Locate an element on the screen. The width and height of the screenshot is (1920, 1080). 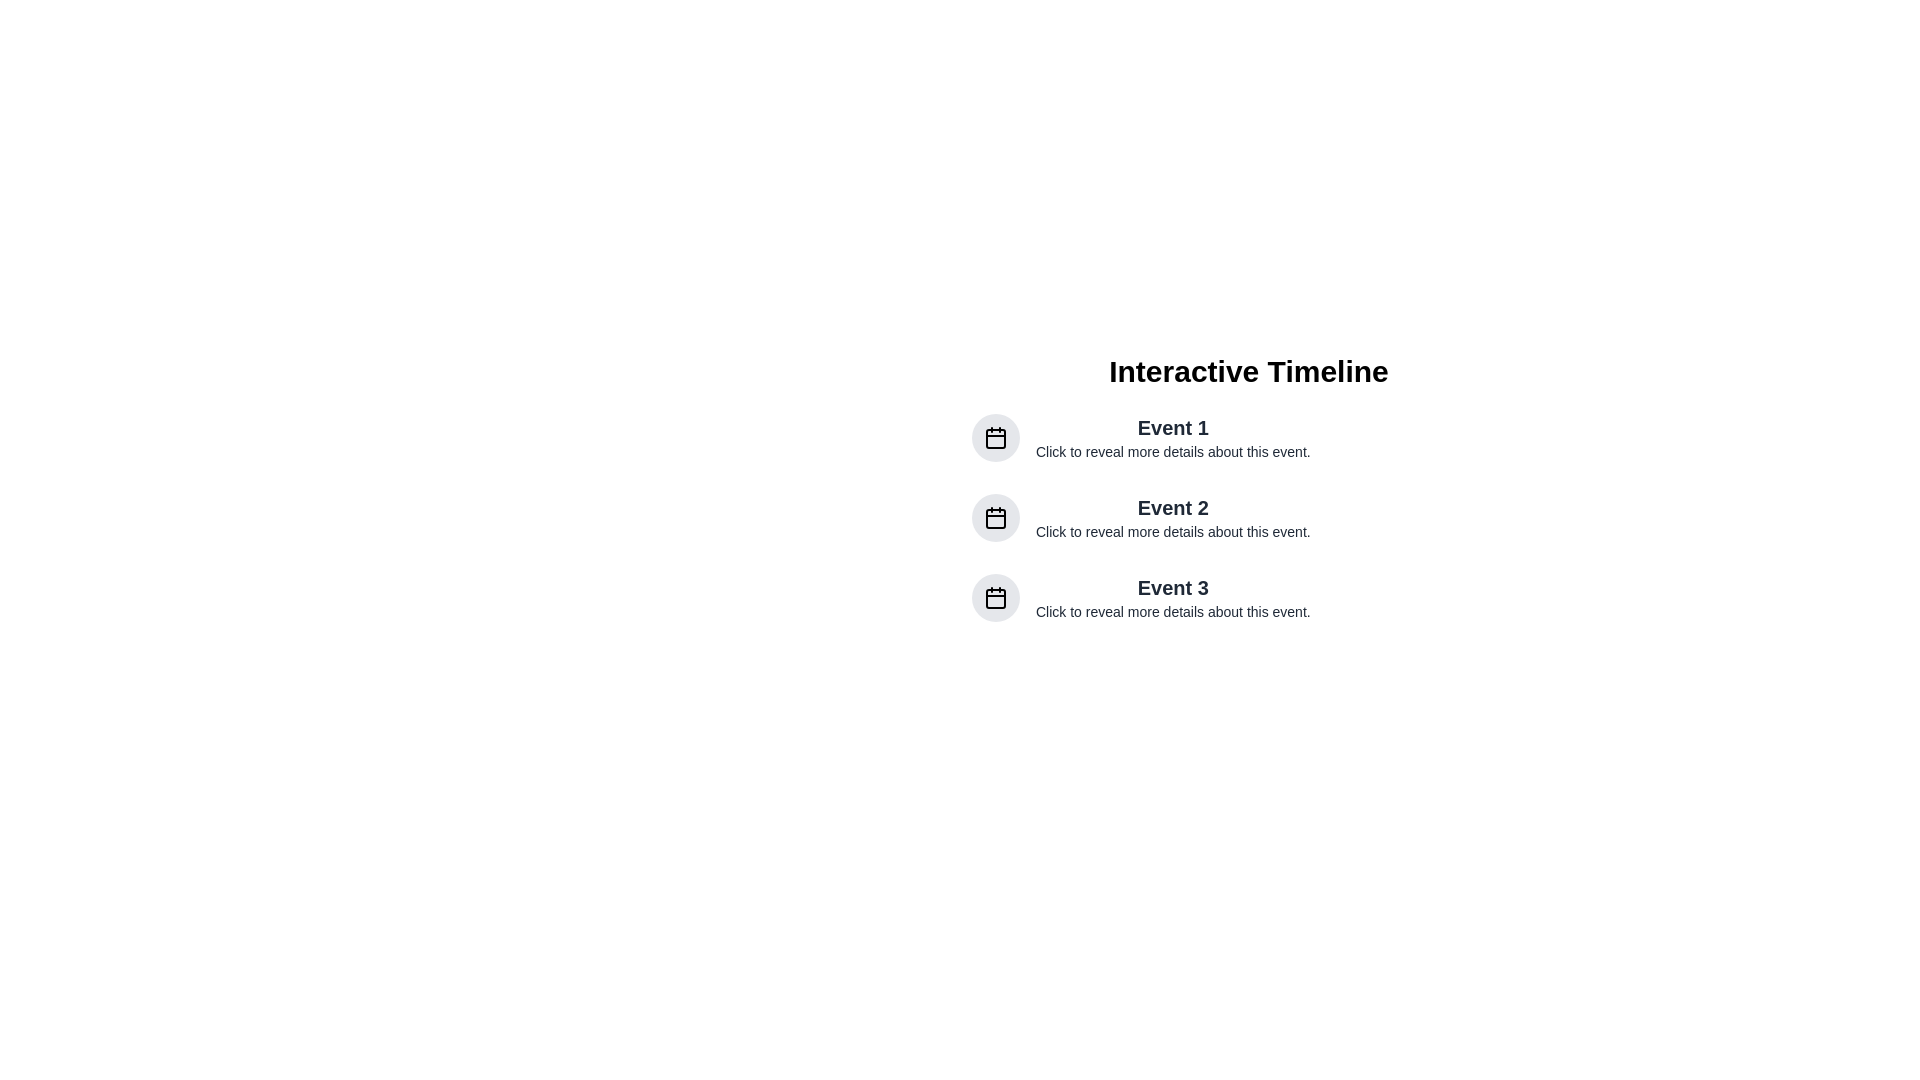
the calendar icon button representing 'Event 2' in the timeline, which is the leftmost component in the second row of content is located at coordinates (996, 516).